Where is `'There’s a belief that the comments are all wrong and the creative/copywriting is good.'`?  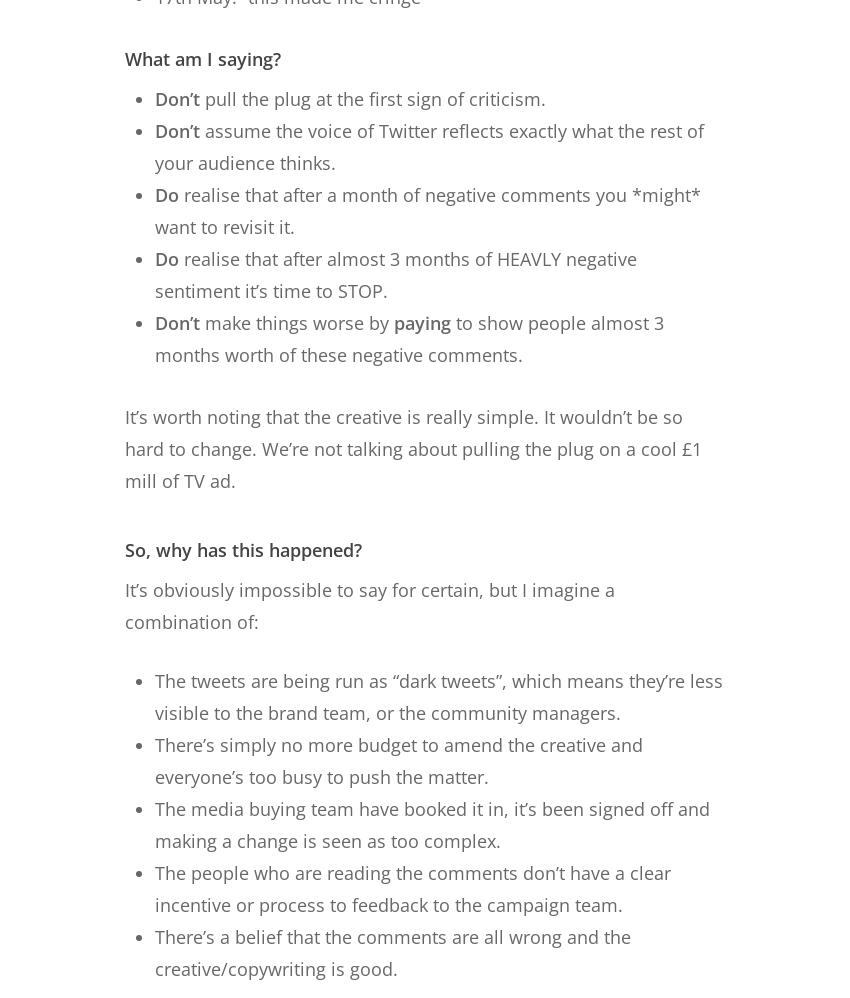 'There’s a belief that the comments are all wrong and the creative/copywriting is good.' is located at coordinates (393, 950).